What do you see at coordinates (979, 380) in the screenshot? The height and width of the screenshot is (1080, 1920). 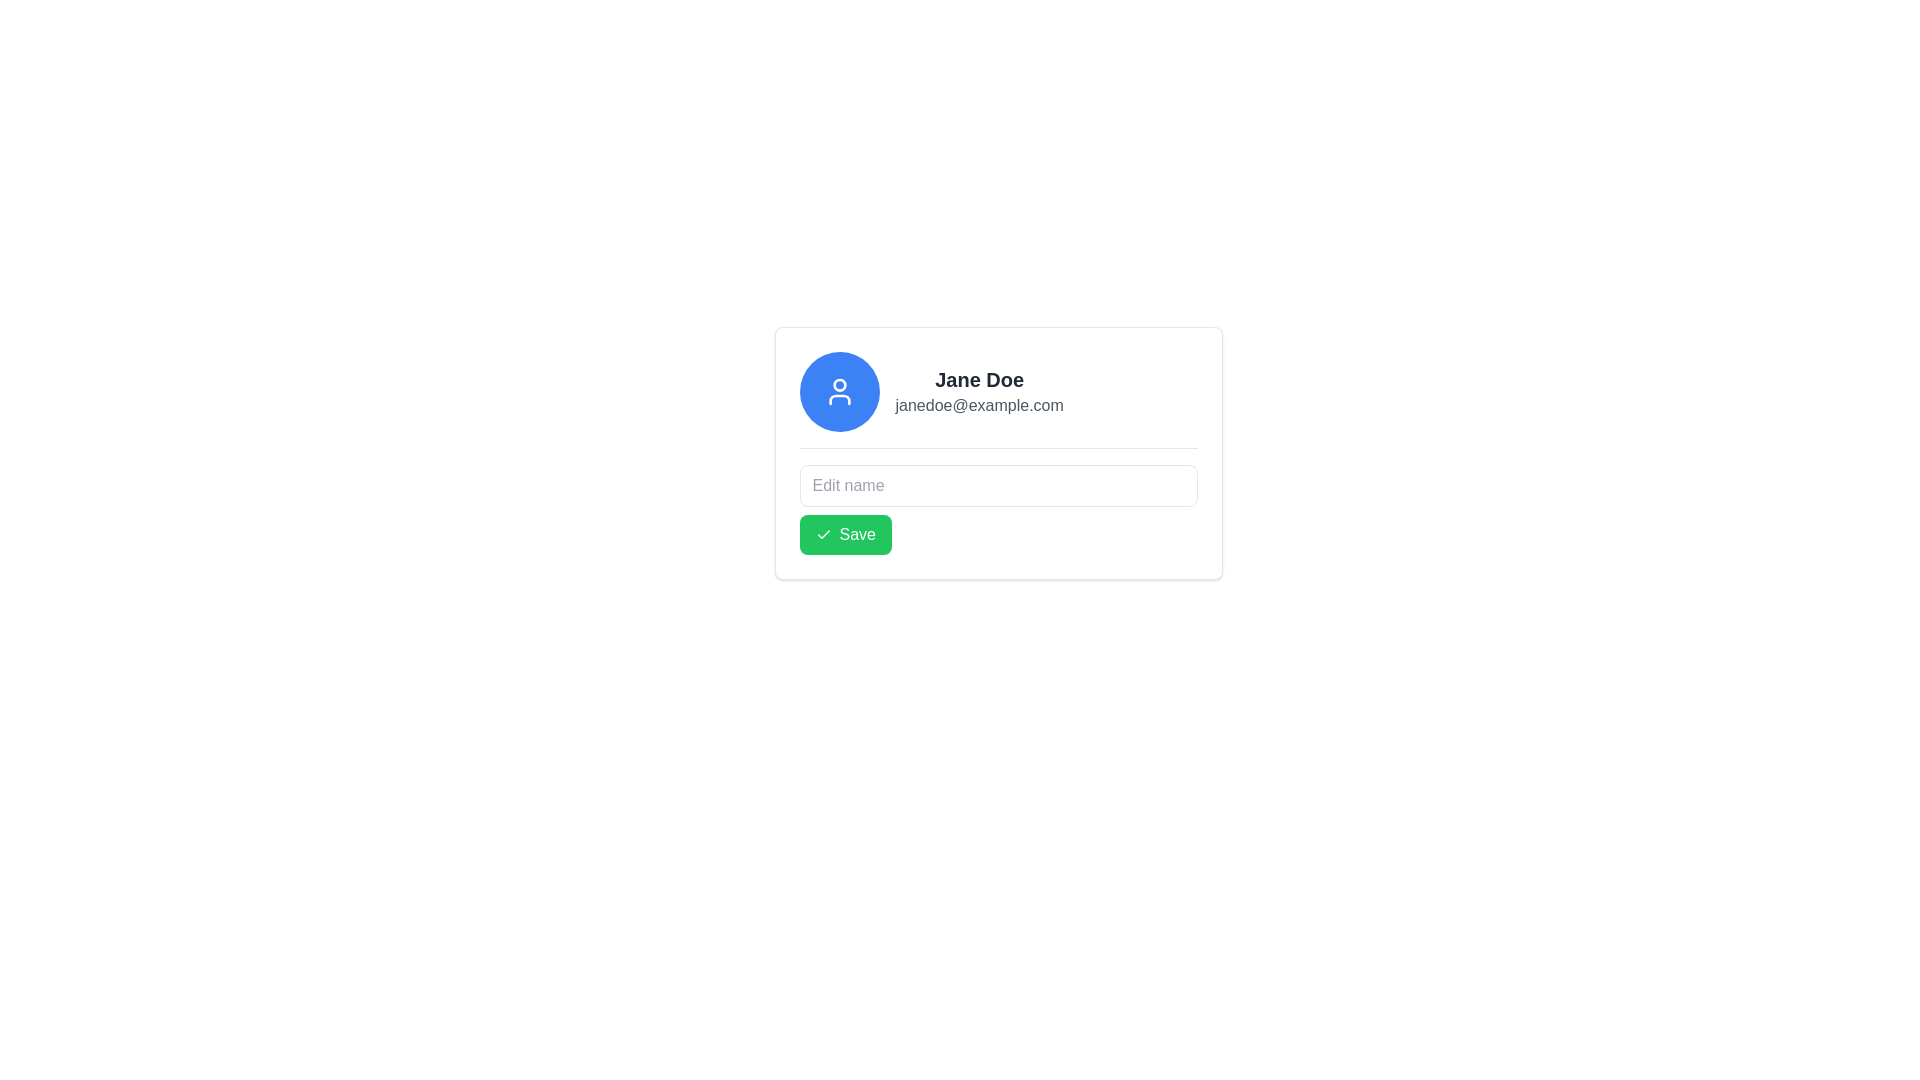 I see `the text label displaying 'Jane Doe' which is styled in bold and dark gray, located above an email address and to the right of an avatar icon` at bounding box center [979, 380].